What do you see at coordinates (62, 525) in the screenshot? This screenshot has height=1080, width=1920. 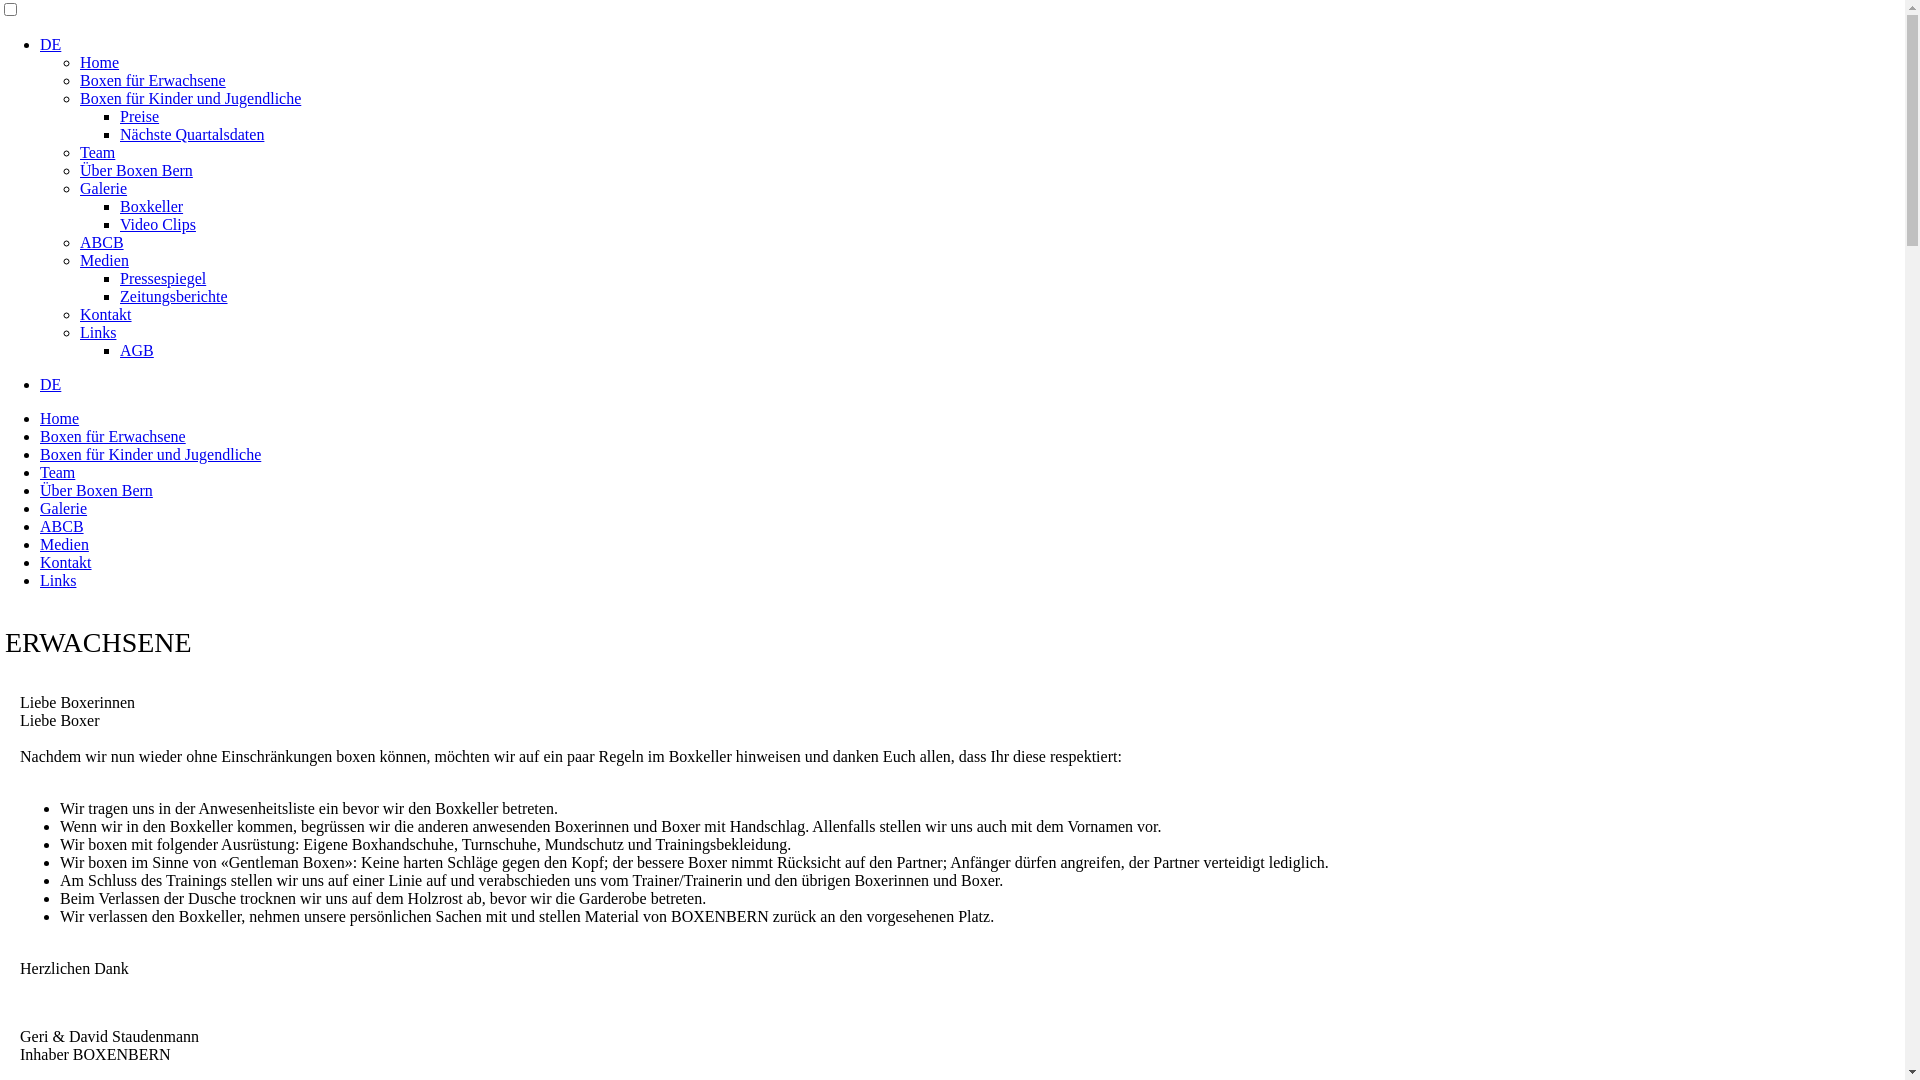 I see `'ABCB'` at bounding box center [62, 525].